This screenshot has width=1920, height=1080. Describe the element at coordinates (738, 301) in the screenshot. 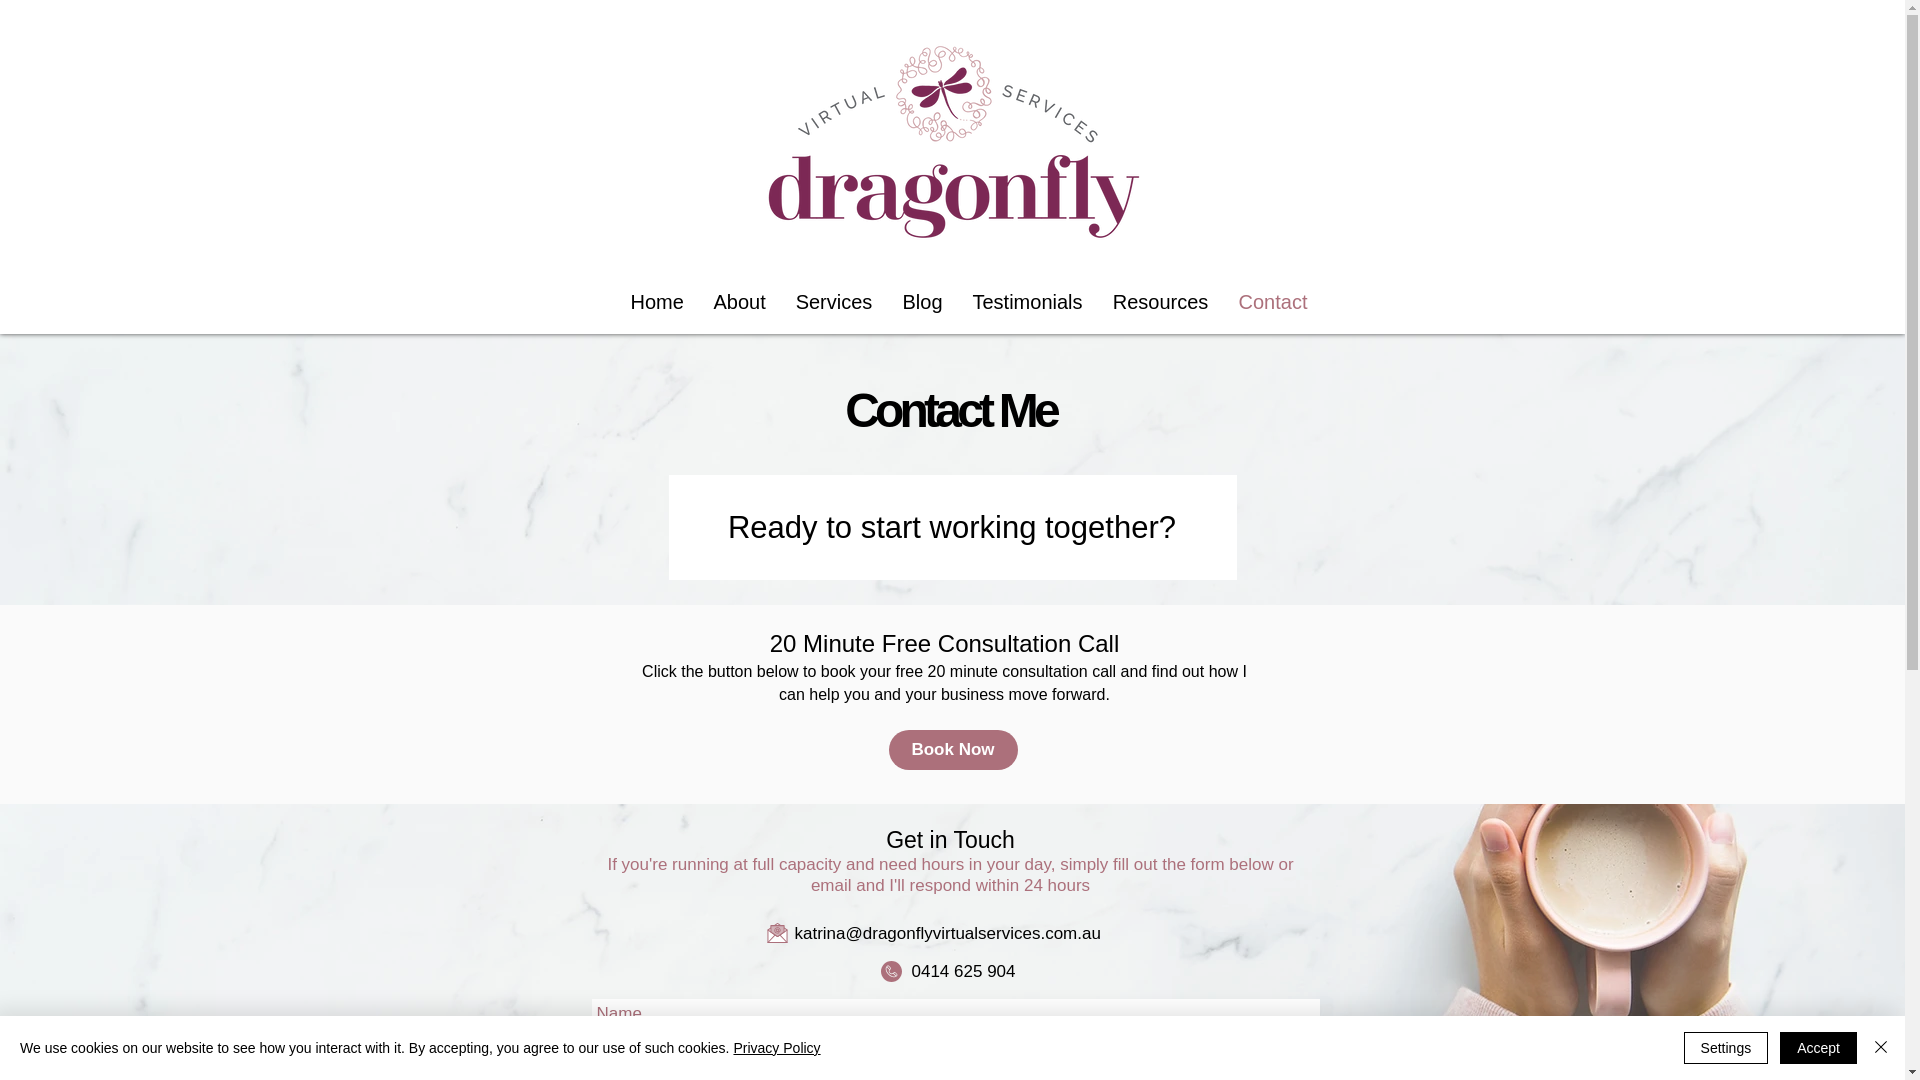

I see `'About'` at that location.